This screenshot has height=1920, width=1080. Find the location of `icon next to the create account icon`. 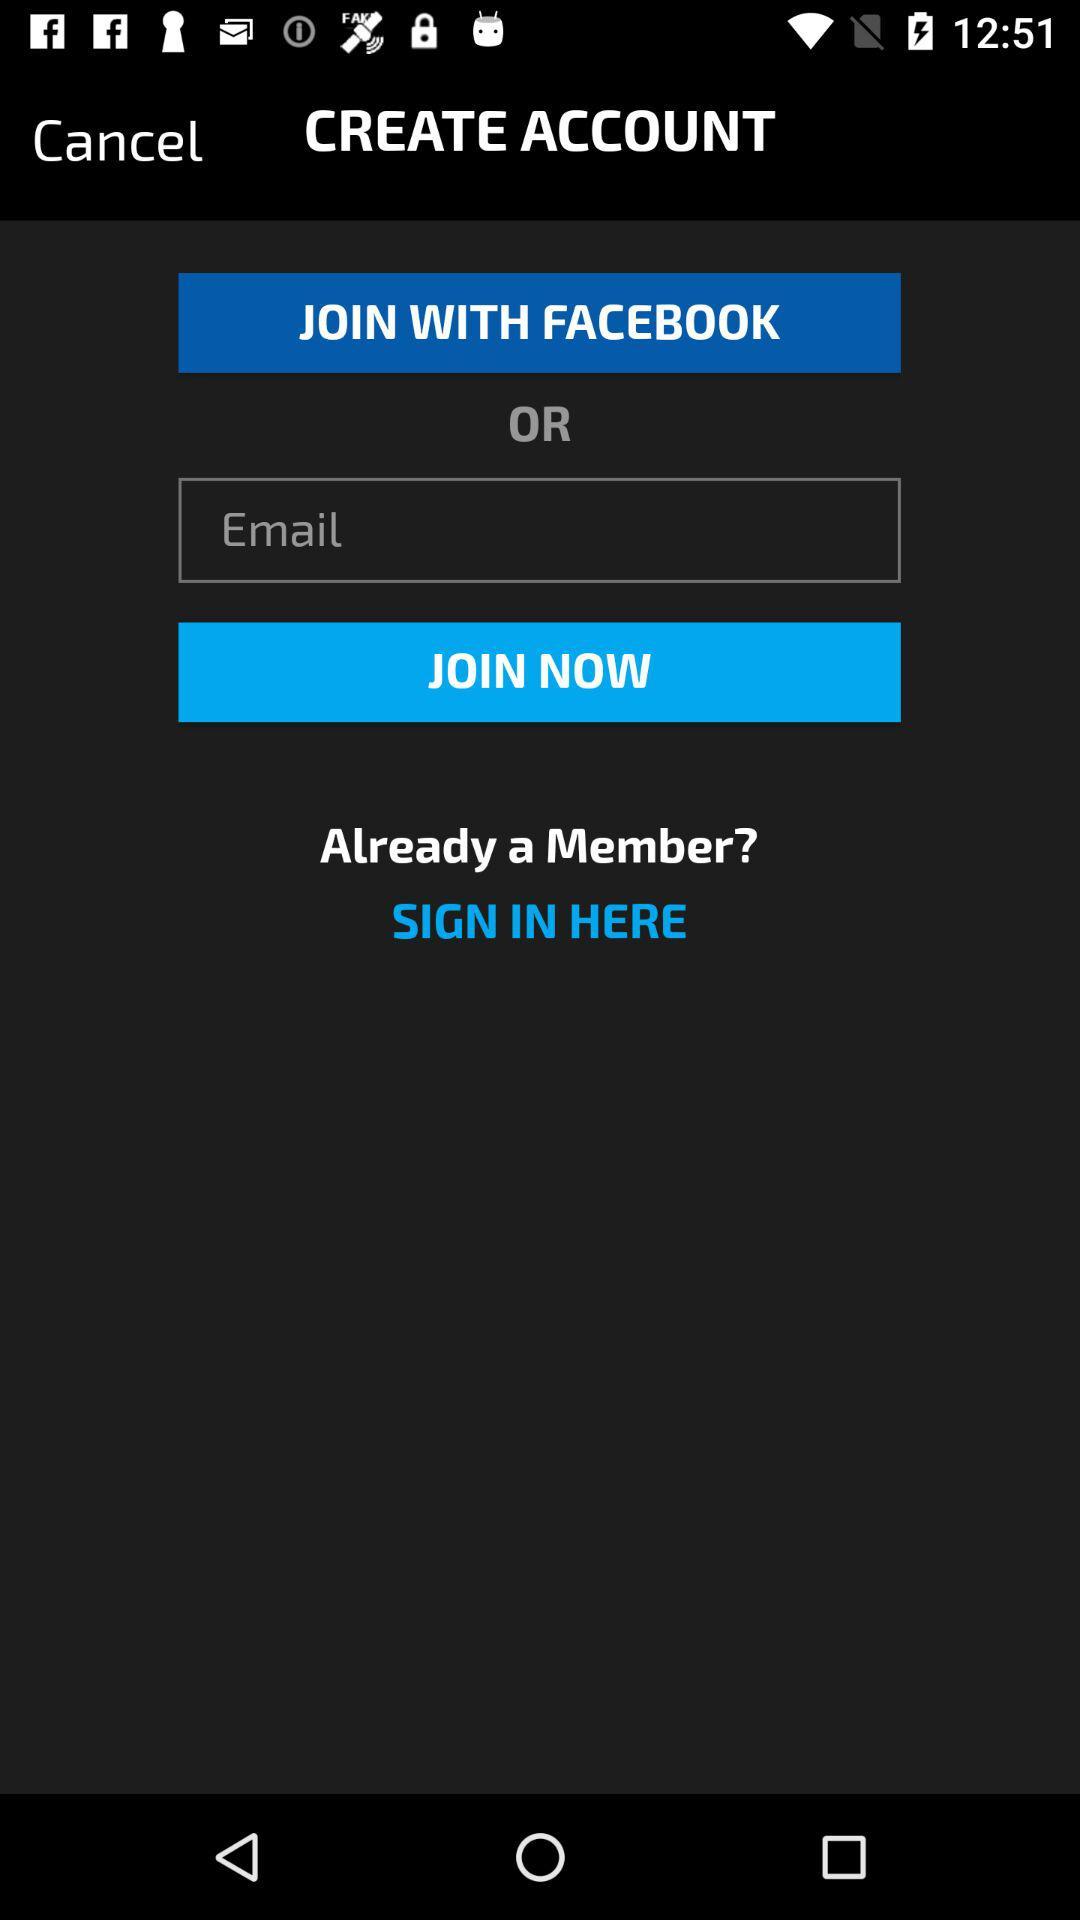

icon next to the create account icon is located at coordinates (117, 140).